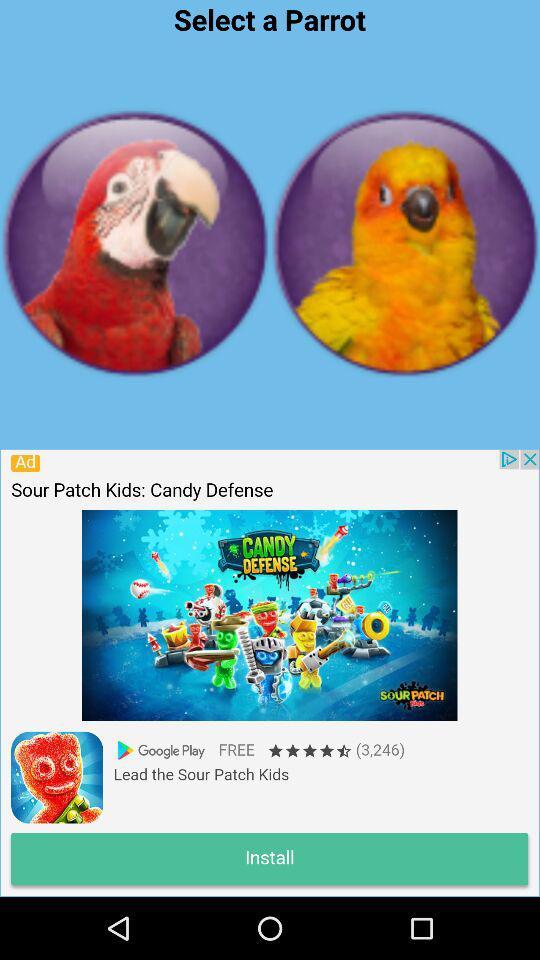 The width and height of the screenshot is (540, 960). I want to click on bird pega, so click(135, 242).